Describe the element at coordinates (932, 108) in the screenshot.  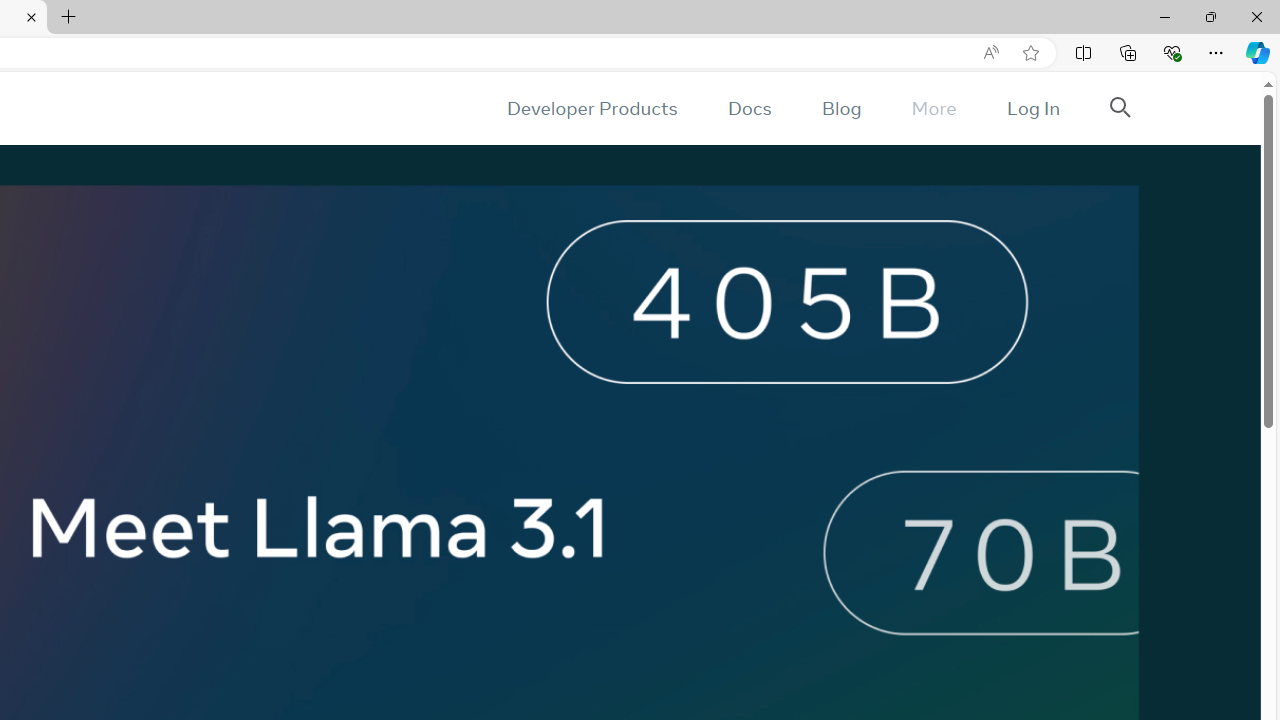
I see `'More'` at that location.